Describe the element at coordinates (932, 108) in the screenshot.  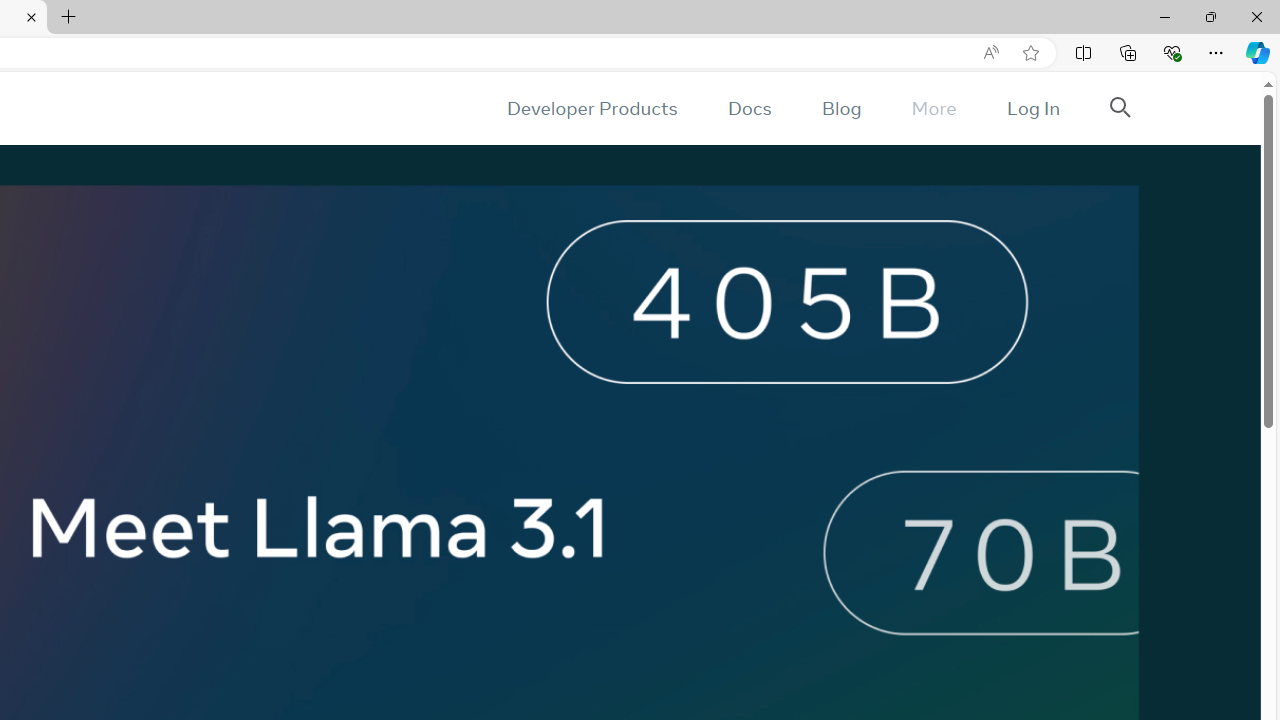
I see `'More'` at that location.